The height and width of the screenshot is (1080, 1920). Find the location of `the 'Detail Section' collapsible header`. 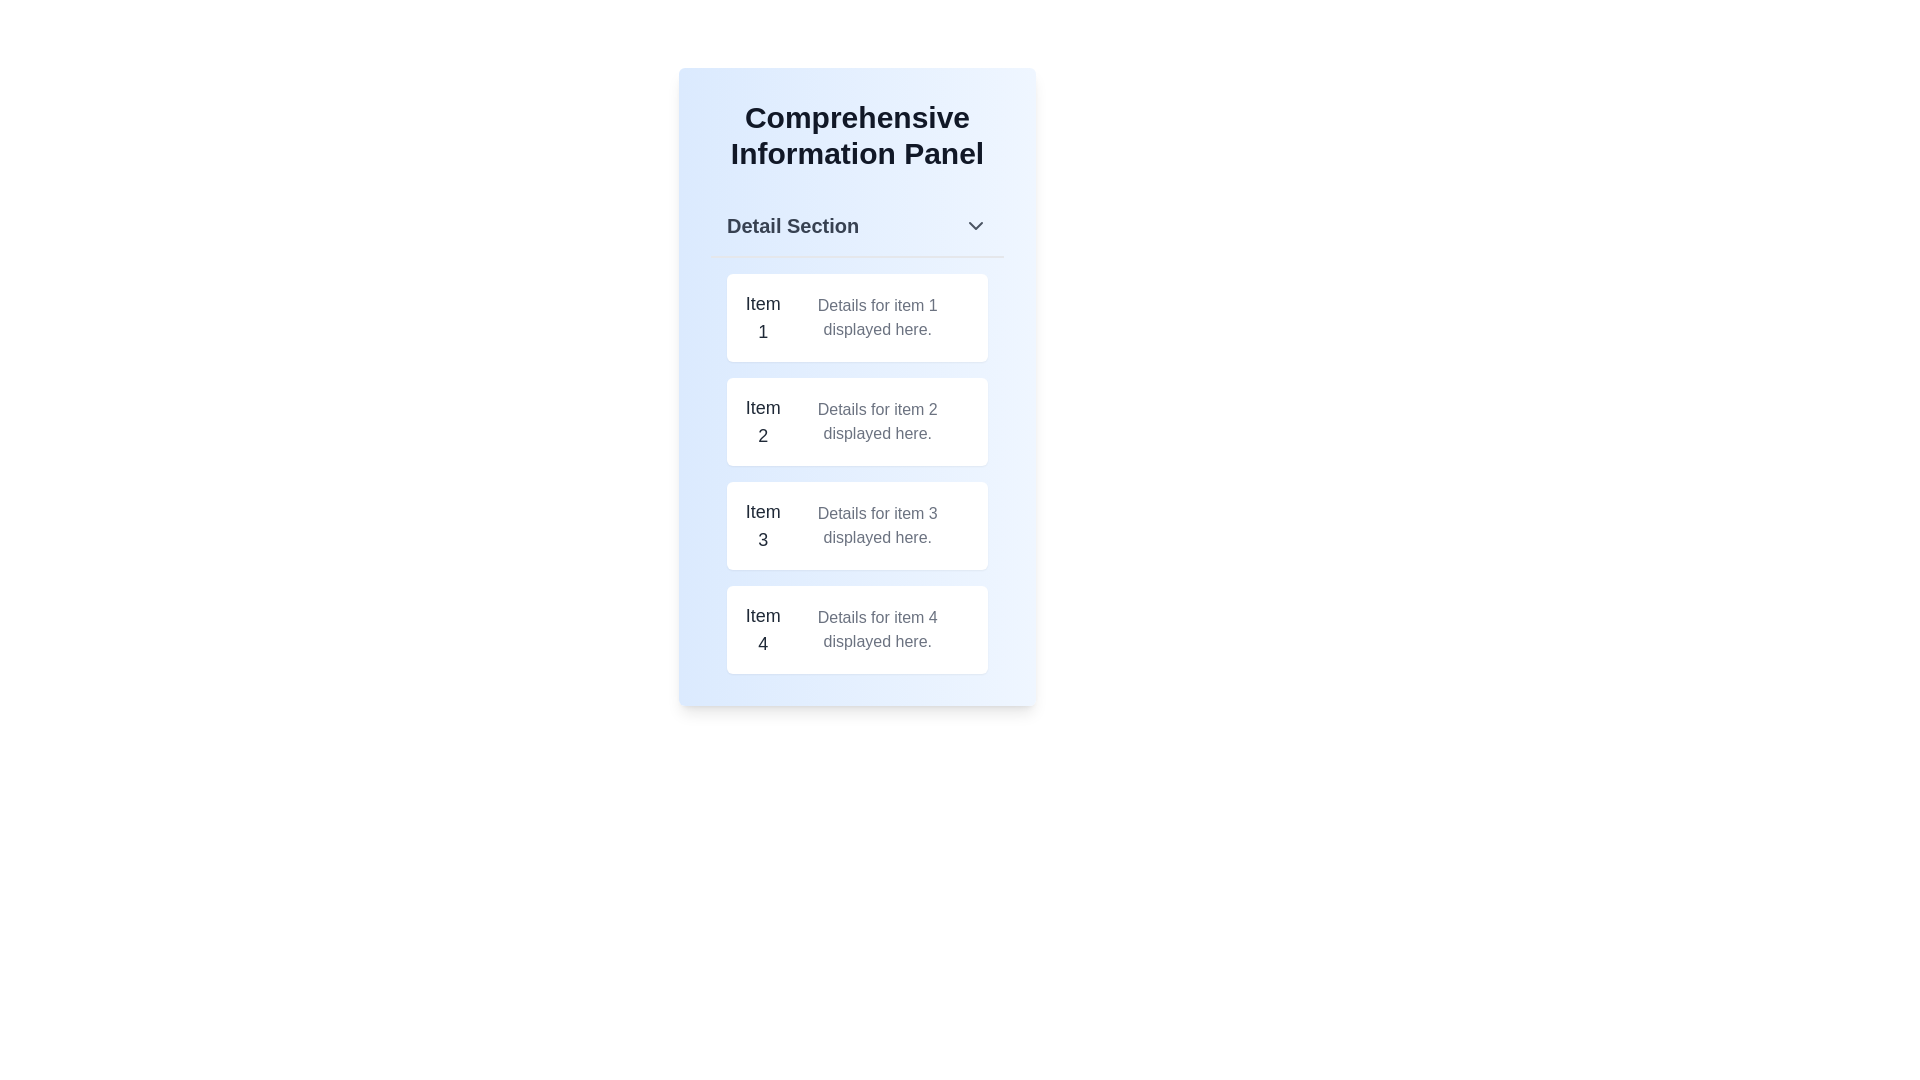

the 'Detail Section' collapsible header is located at coordinates (857, 226).